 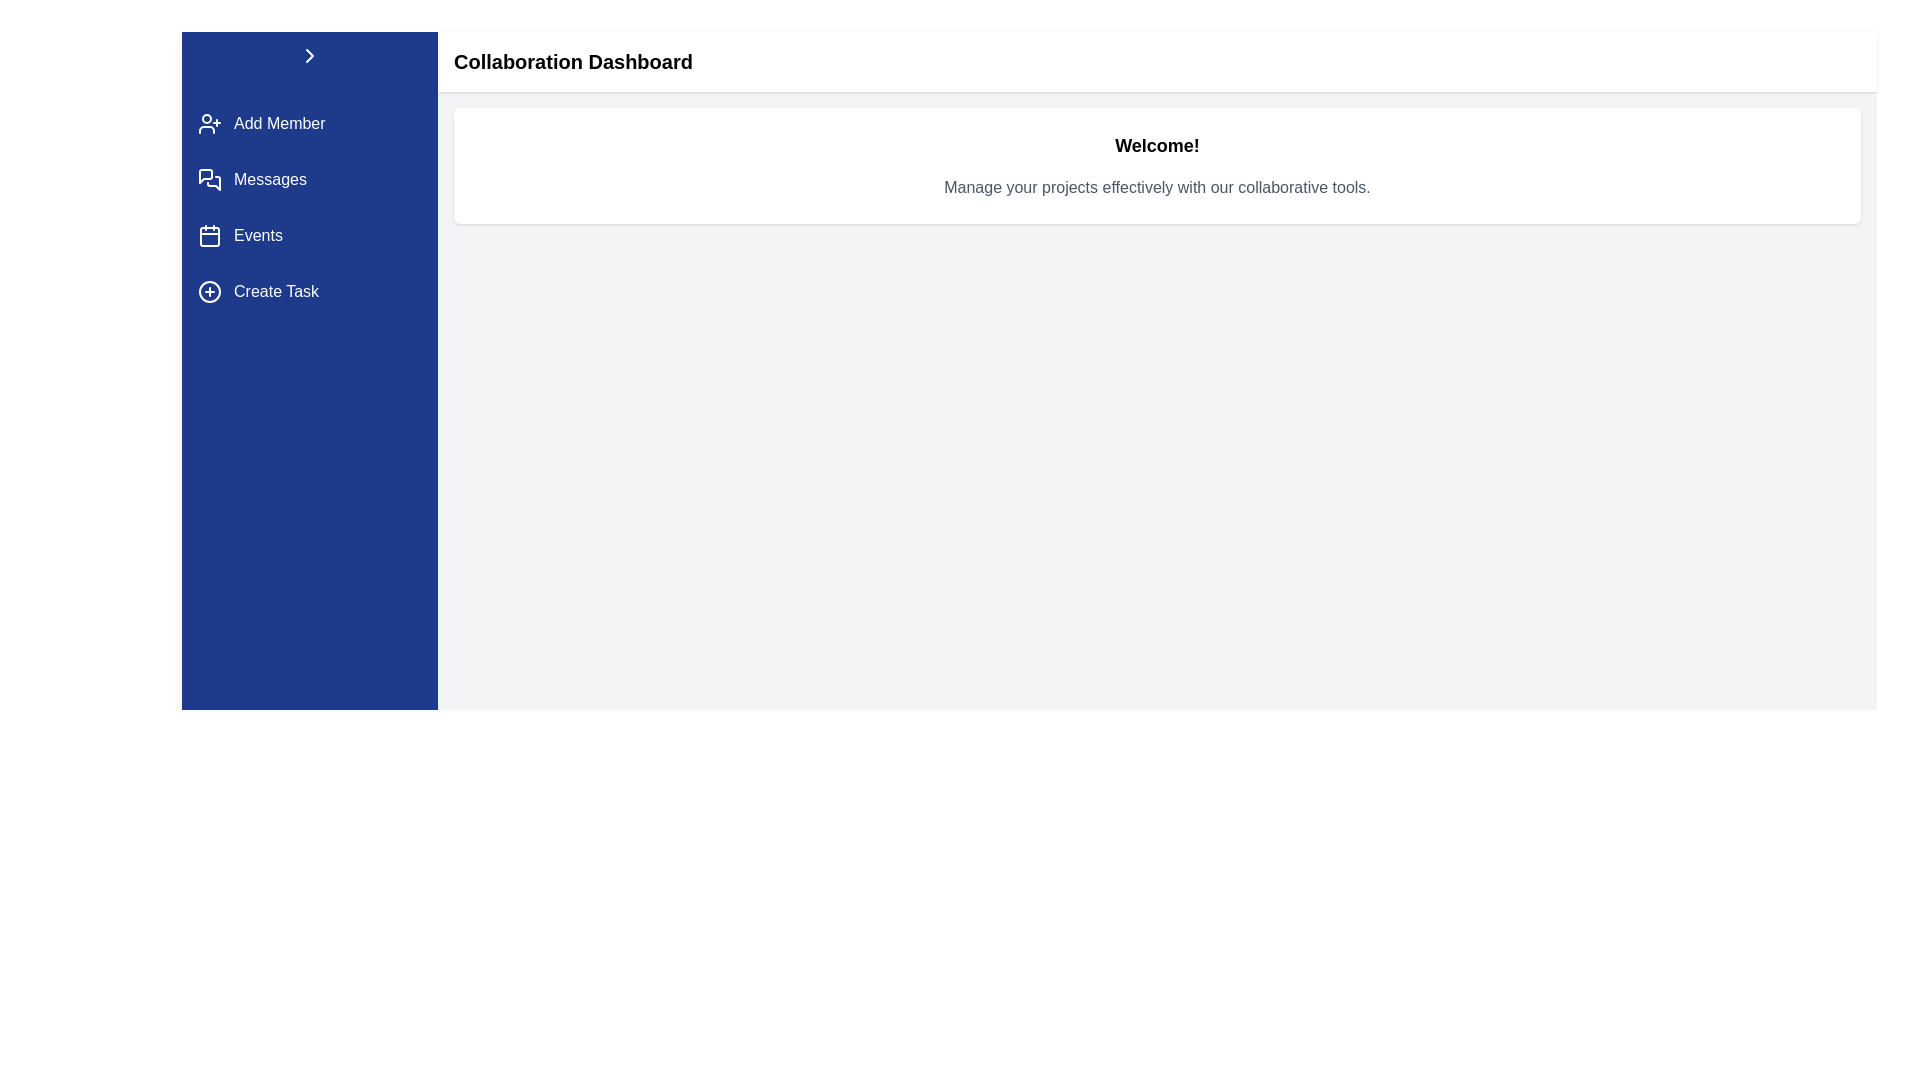 What do you see at coordinates (572, 60) in the screenshot?
I see `text label heading located at the top section of the interface, which provides context about the current page or section within the application` at bounding box center [572, 60].